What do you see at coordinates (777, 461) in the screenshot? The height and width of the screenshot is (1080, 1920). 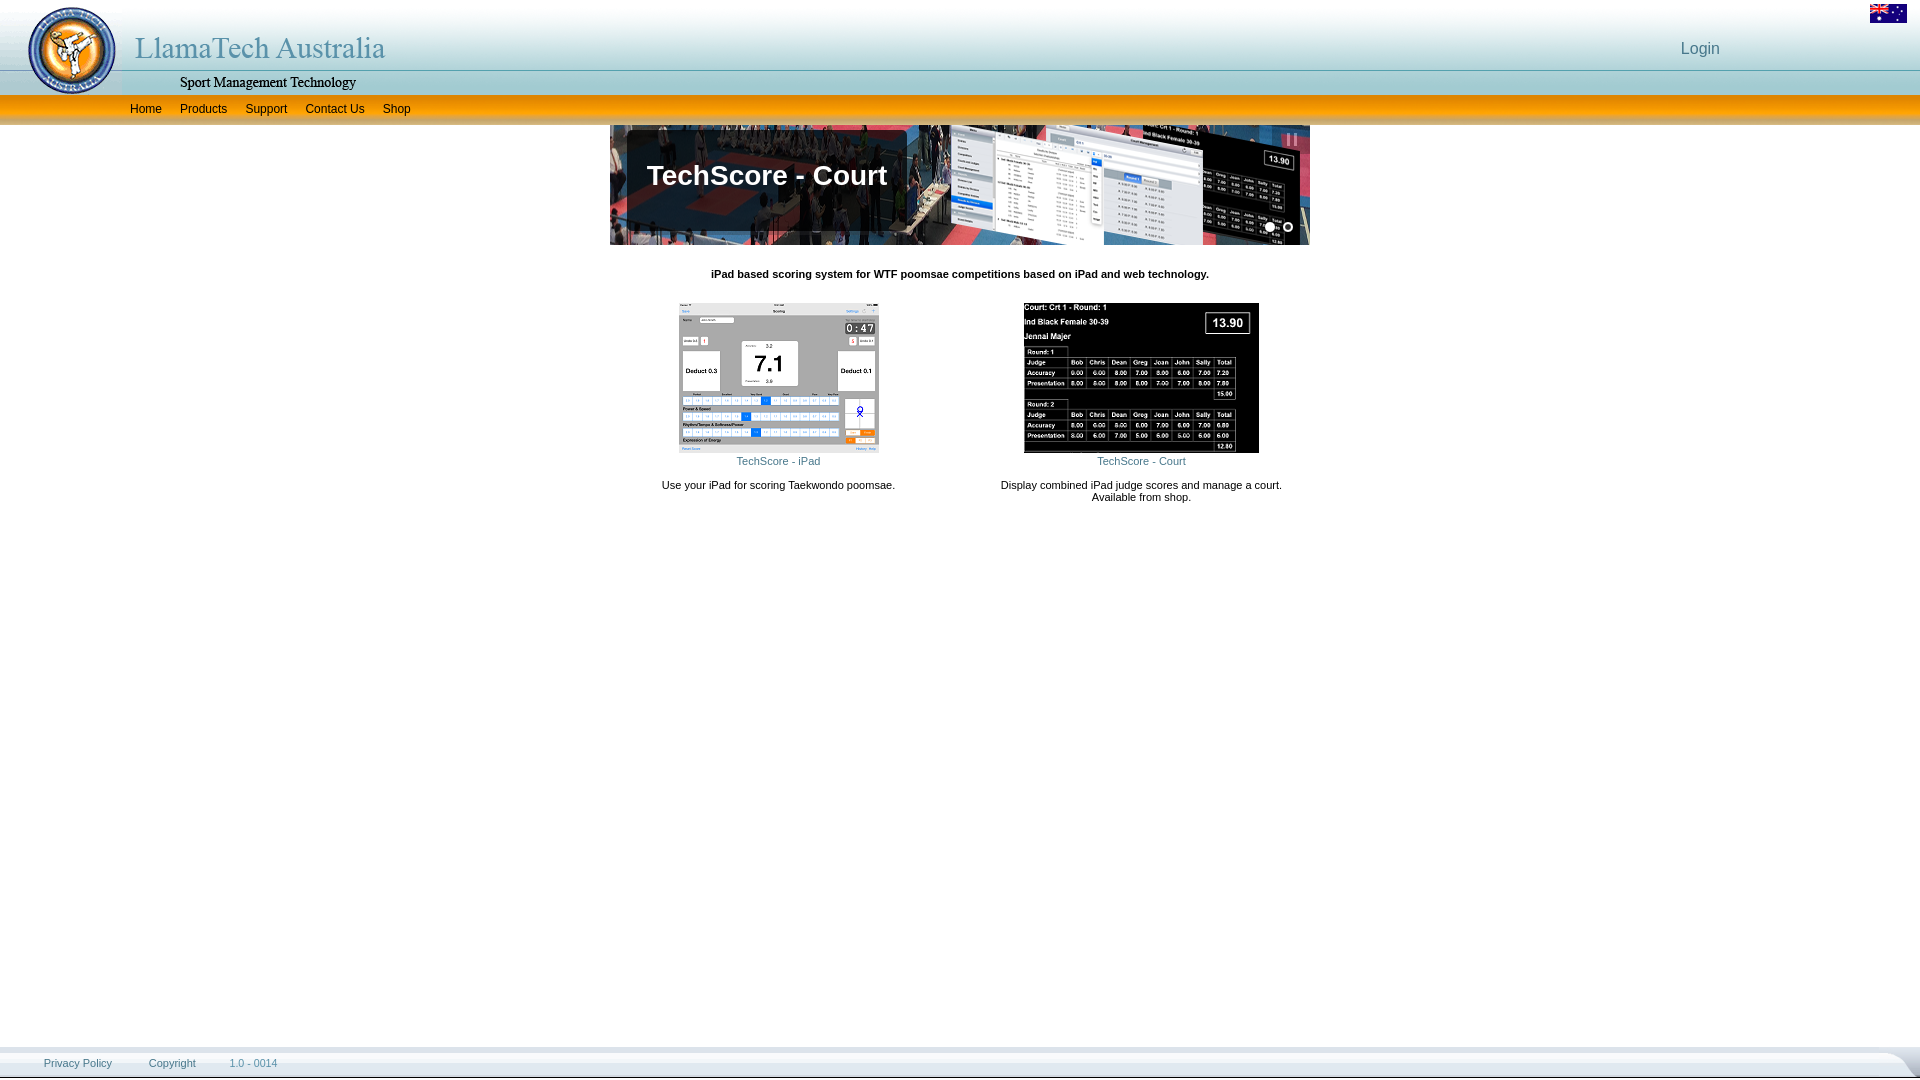 I see `'TechScore - iPad'` at bounding box center [777, 461].